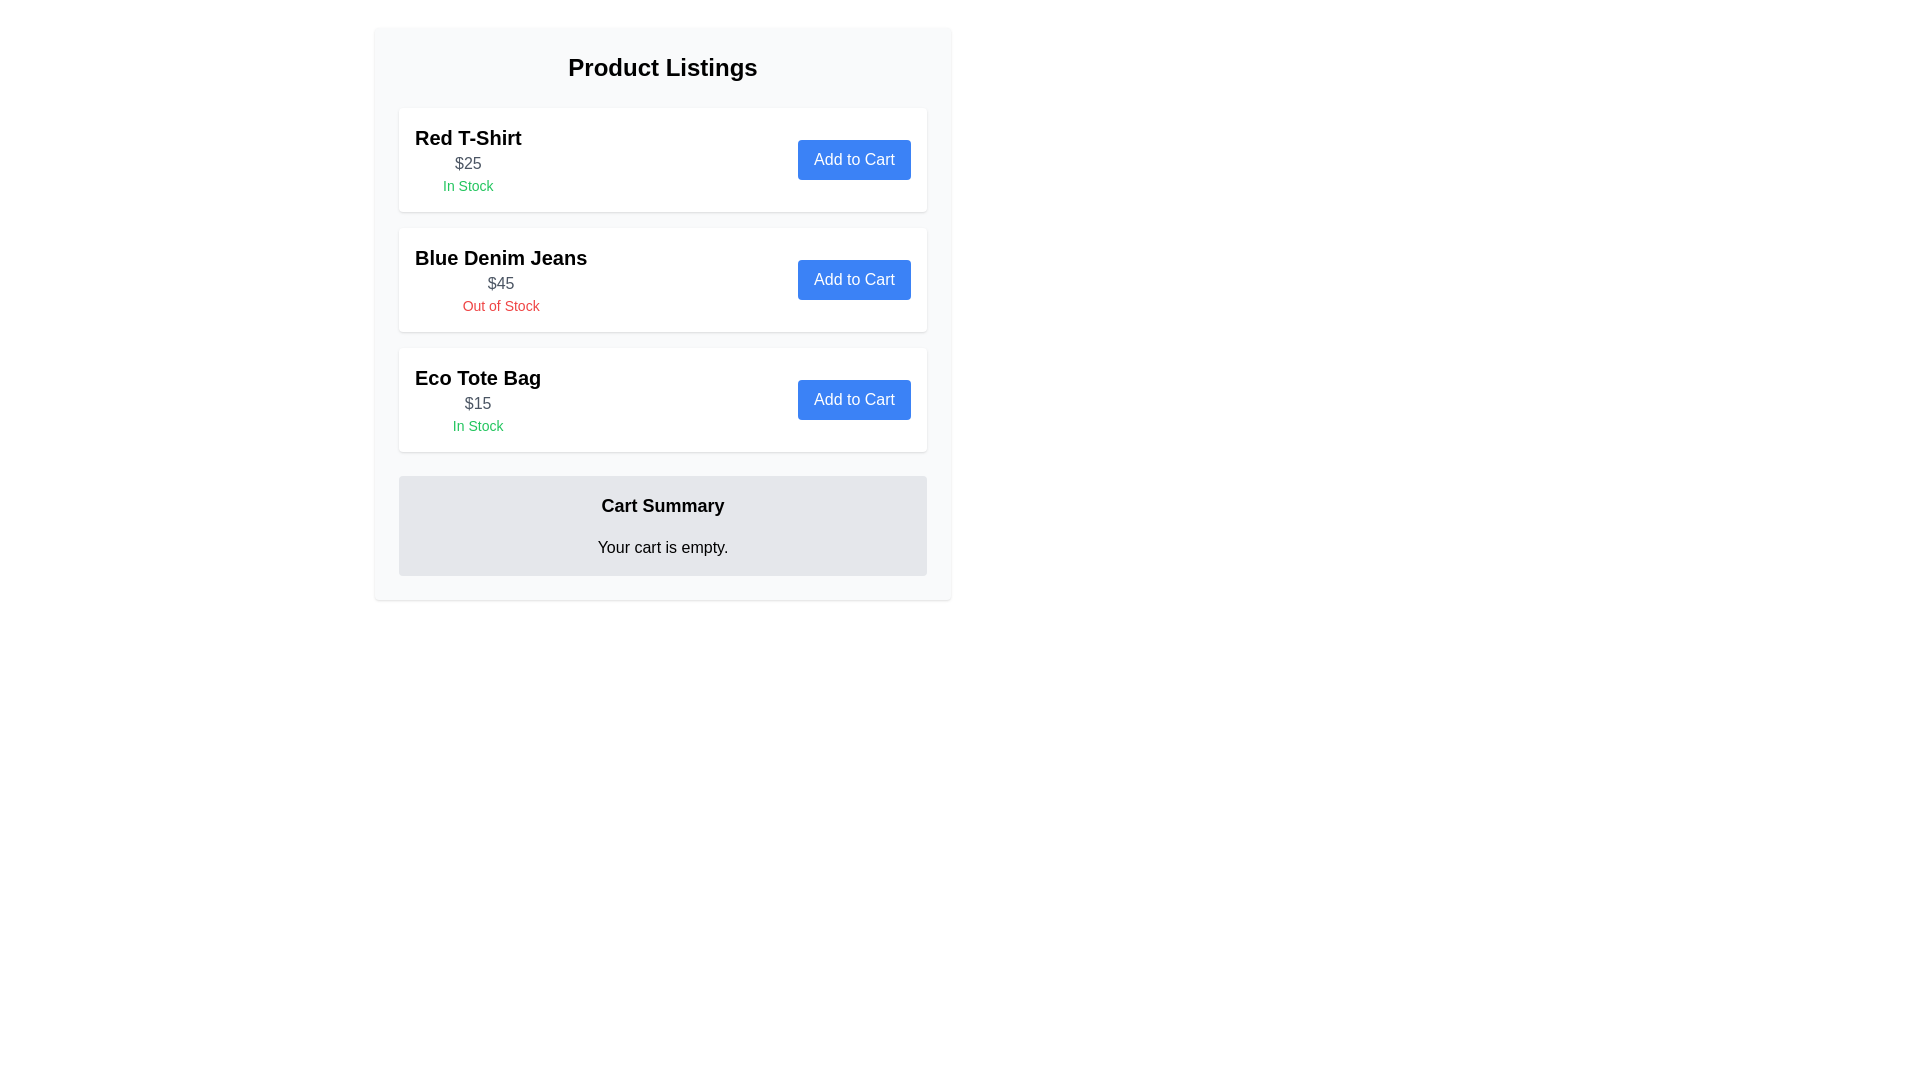 The height and width of the screenshot is (1080, 1920). Describe the element at coordinates (467, 137) in the screenshot. I see `the Text label that serves as the key identifier for the product, located at the top of the product card list on the left side of the interface` at that location.